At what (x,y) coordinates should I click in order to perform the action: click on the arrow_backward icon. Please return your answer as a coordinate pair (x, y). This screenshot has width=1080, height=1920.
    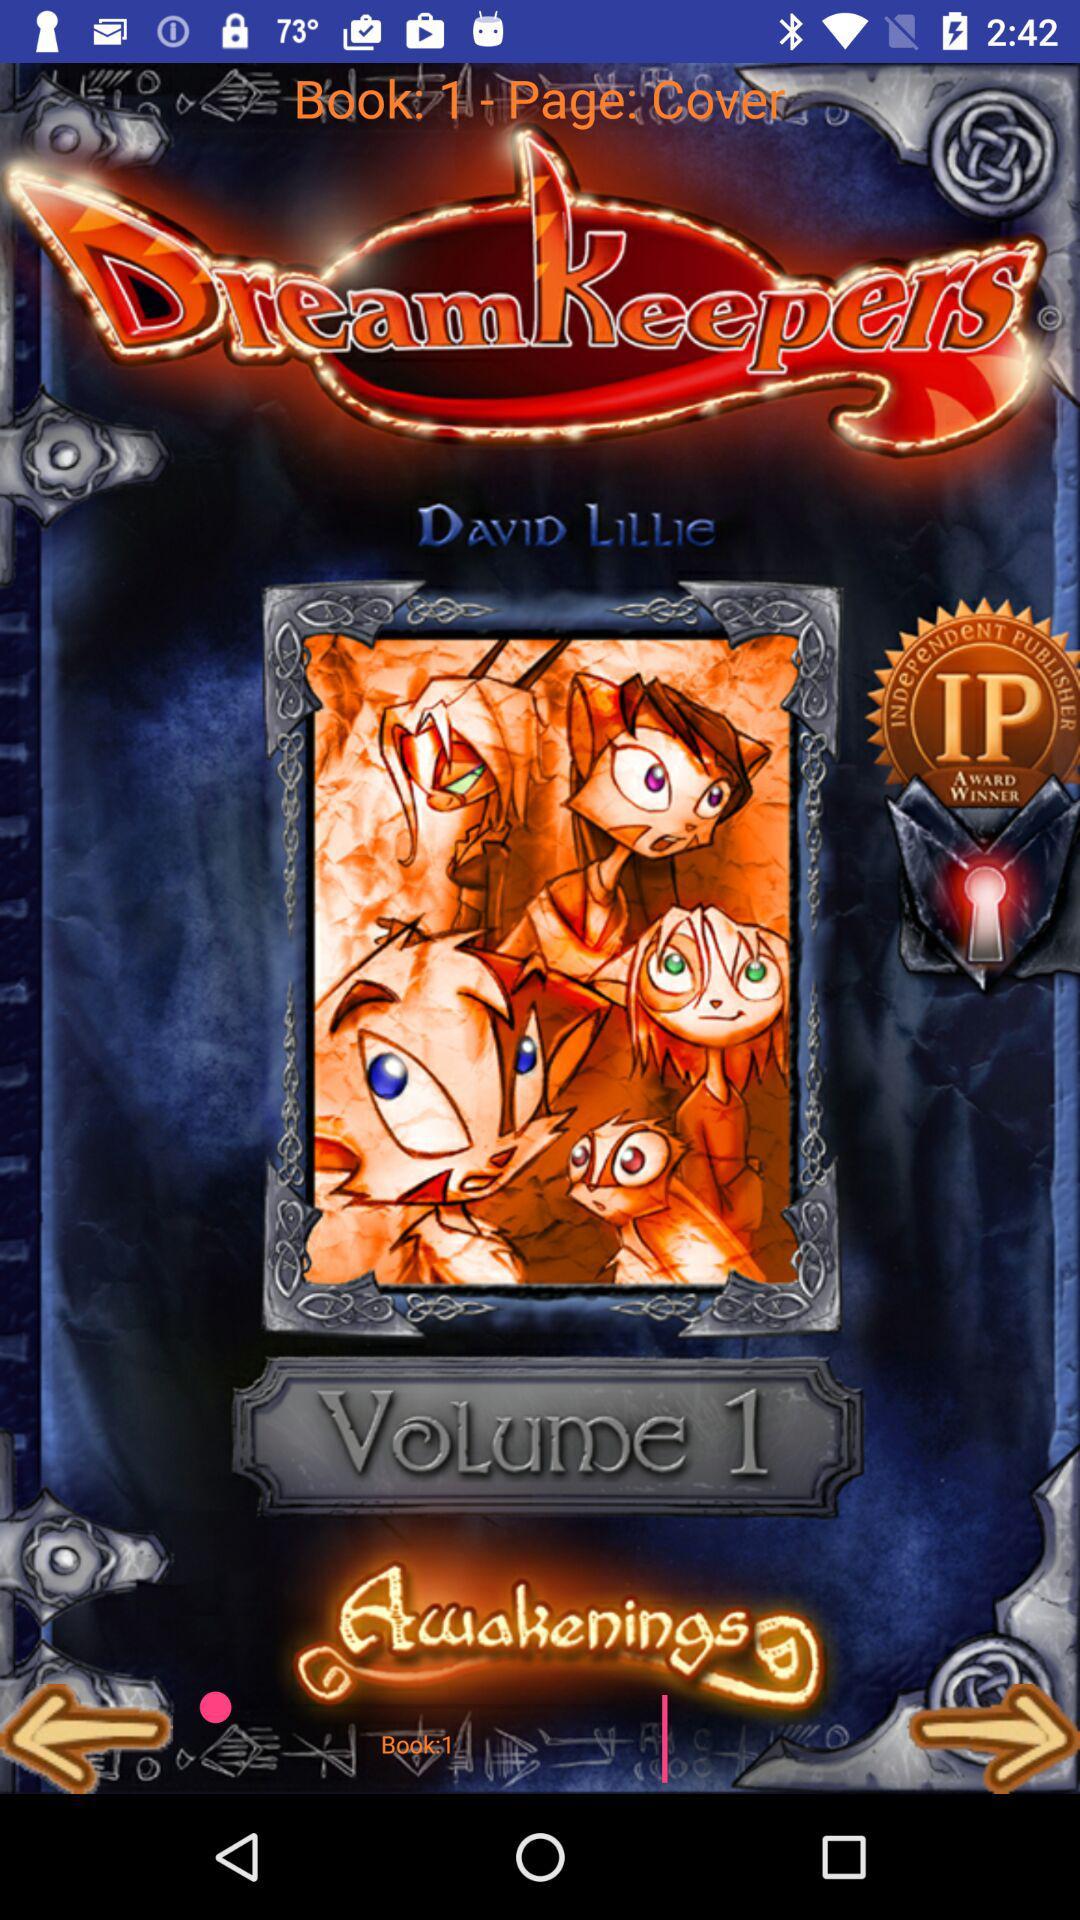
    Looking at the image, I should click on (85, 1737).